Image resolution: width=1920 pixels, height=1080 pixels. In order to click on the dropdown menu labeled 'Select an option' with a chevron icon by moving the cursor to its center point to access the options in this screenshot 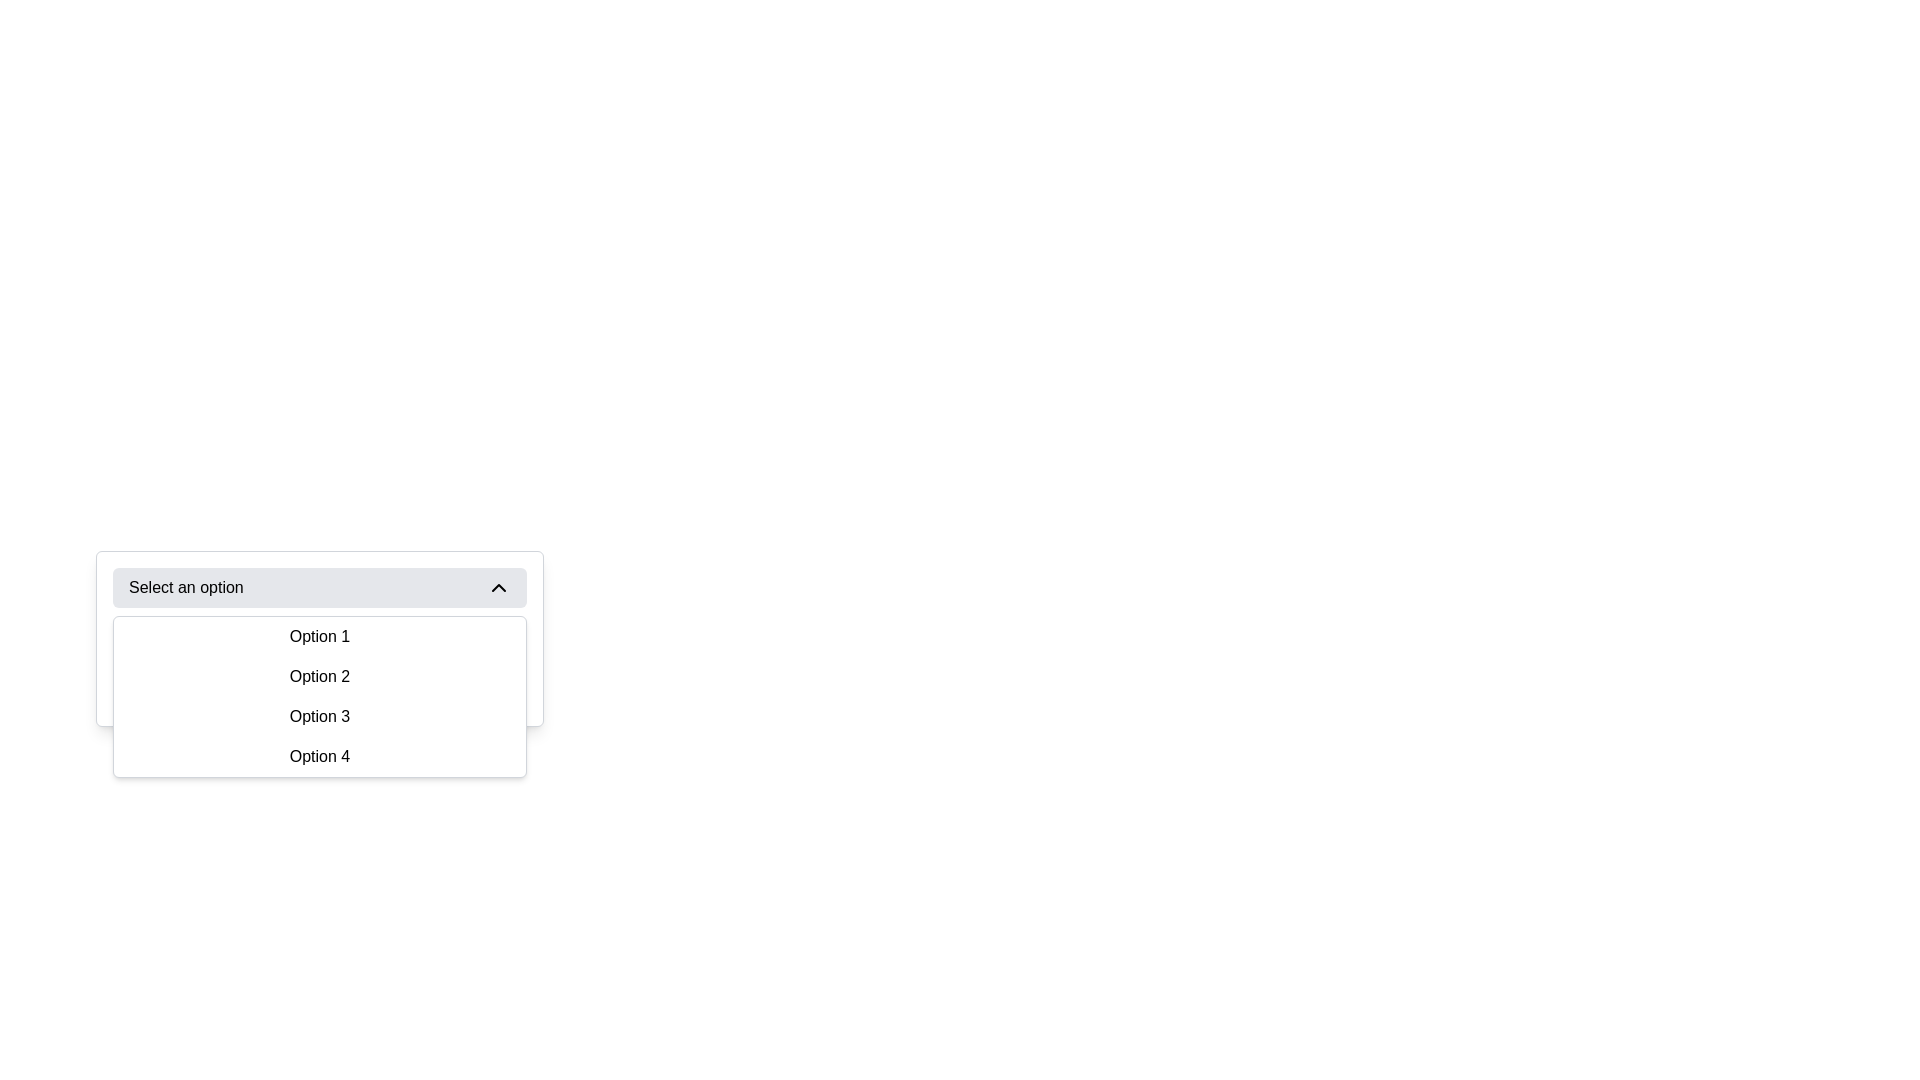, I will do `click(320, 586)`.